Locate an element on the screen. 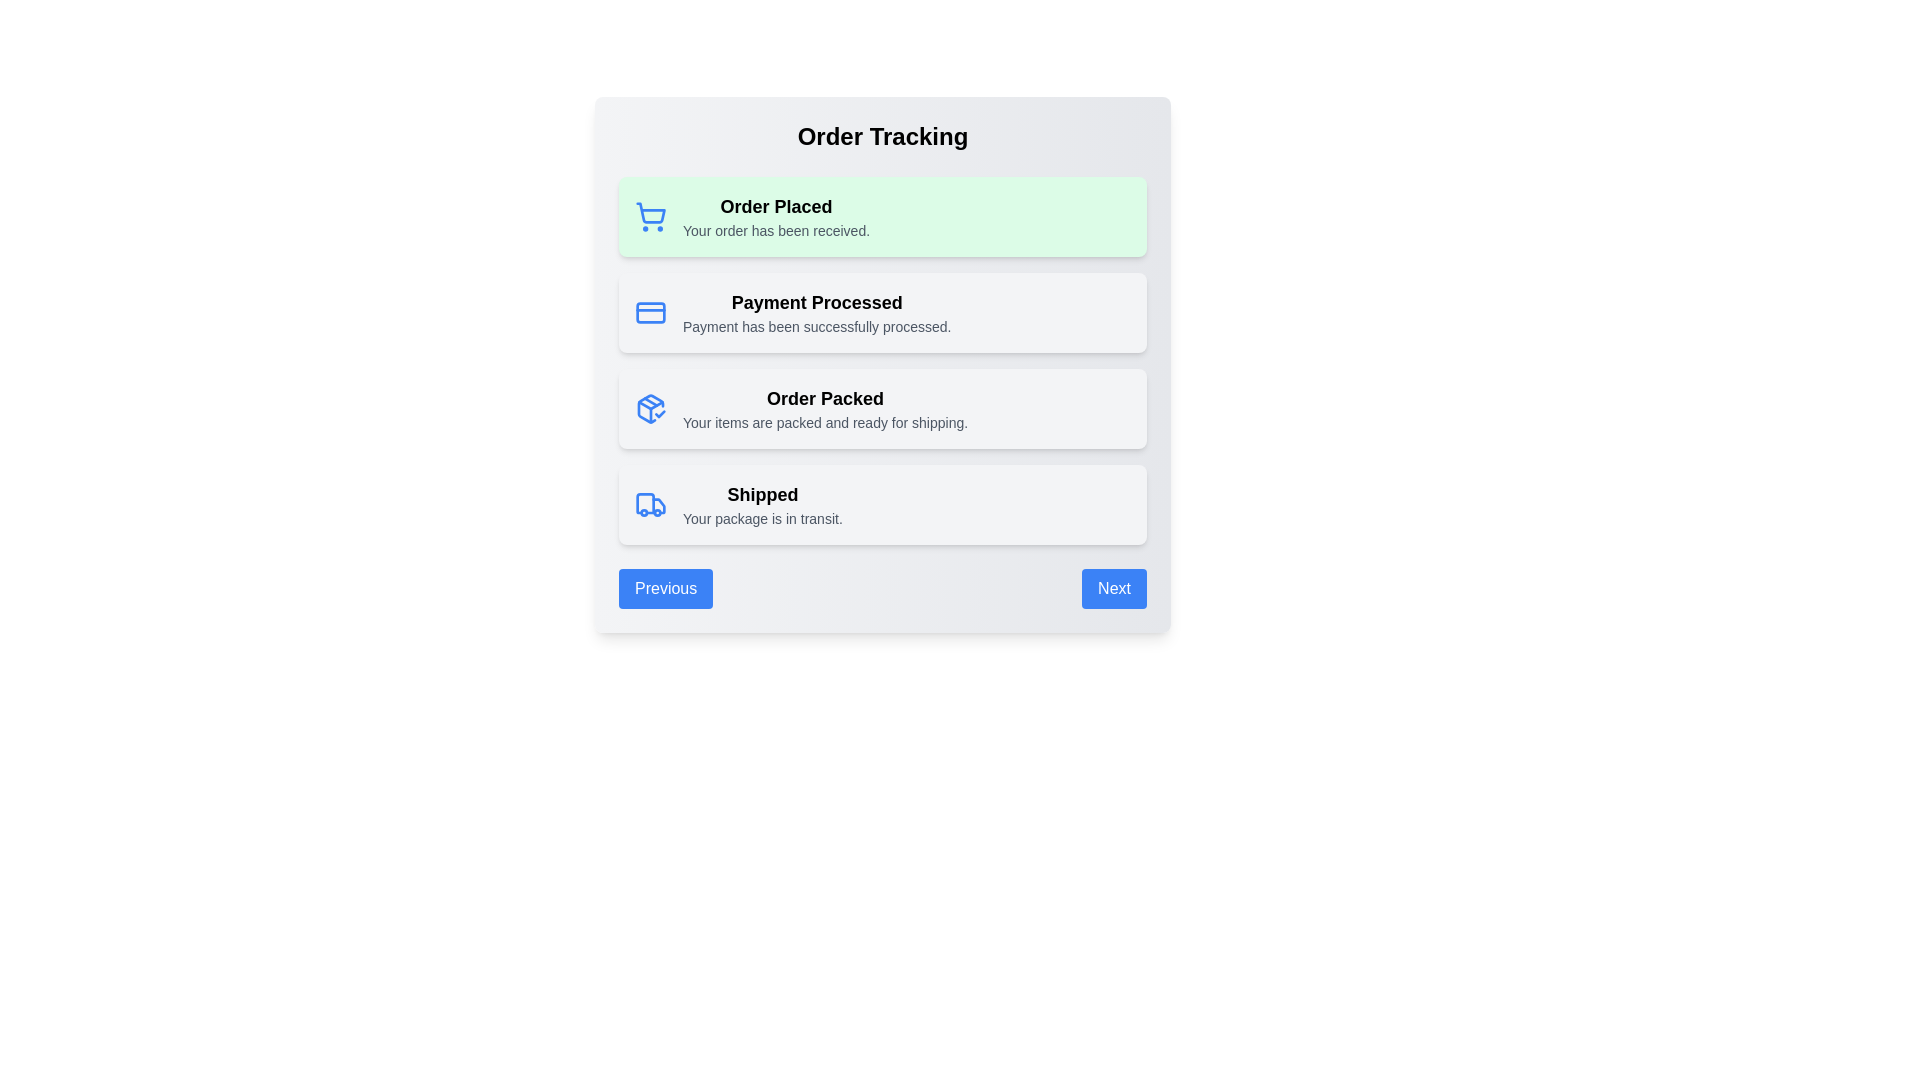 The image size is (1920, 1080). the text label indicating the successful processing of the payment, located below the 'Payment Processed' header is located at coordinates (817, 326).